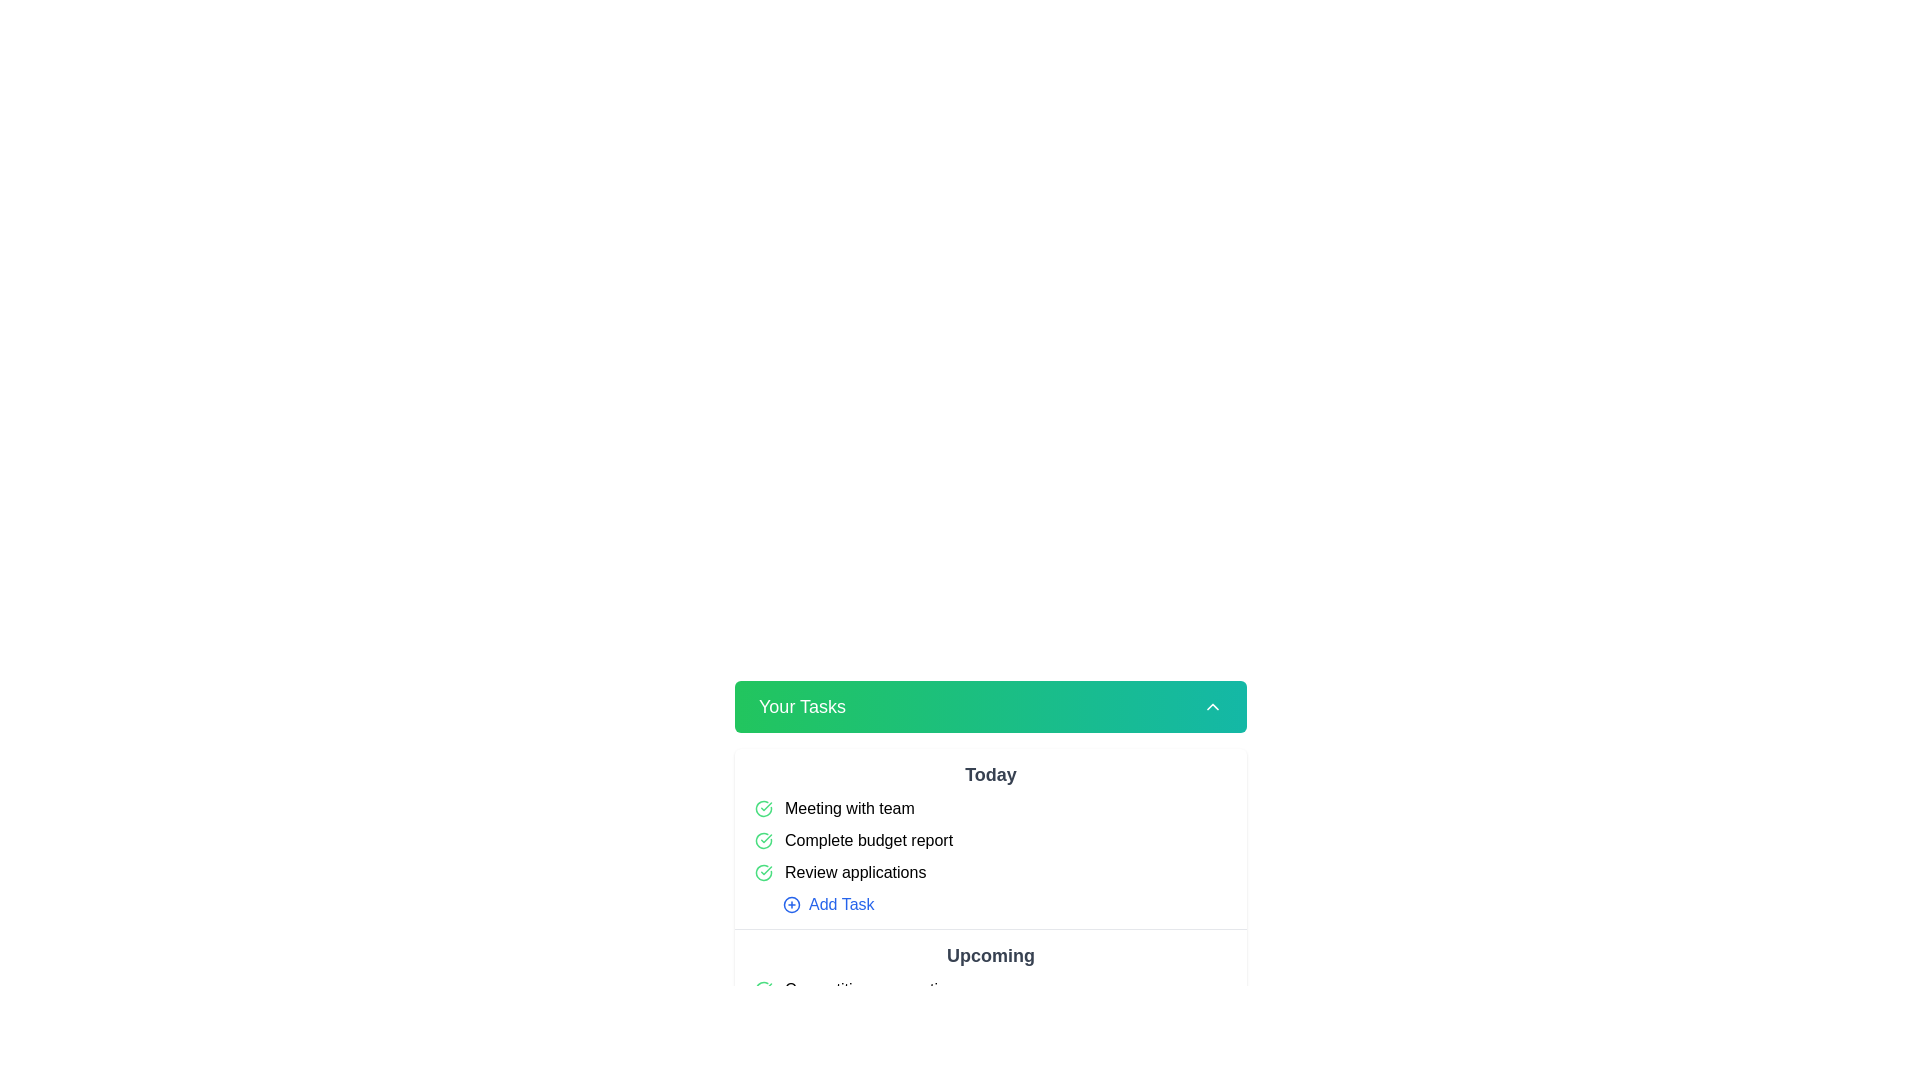 Image resolution: width=1920 pixels, height=1080 pixels. What do you see at coordinates (802, 705) in the screenshot?
I see `the Text Label that serves as the title for the task overview section, located on the left side of the header bar` at bounding box center [802, 705].